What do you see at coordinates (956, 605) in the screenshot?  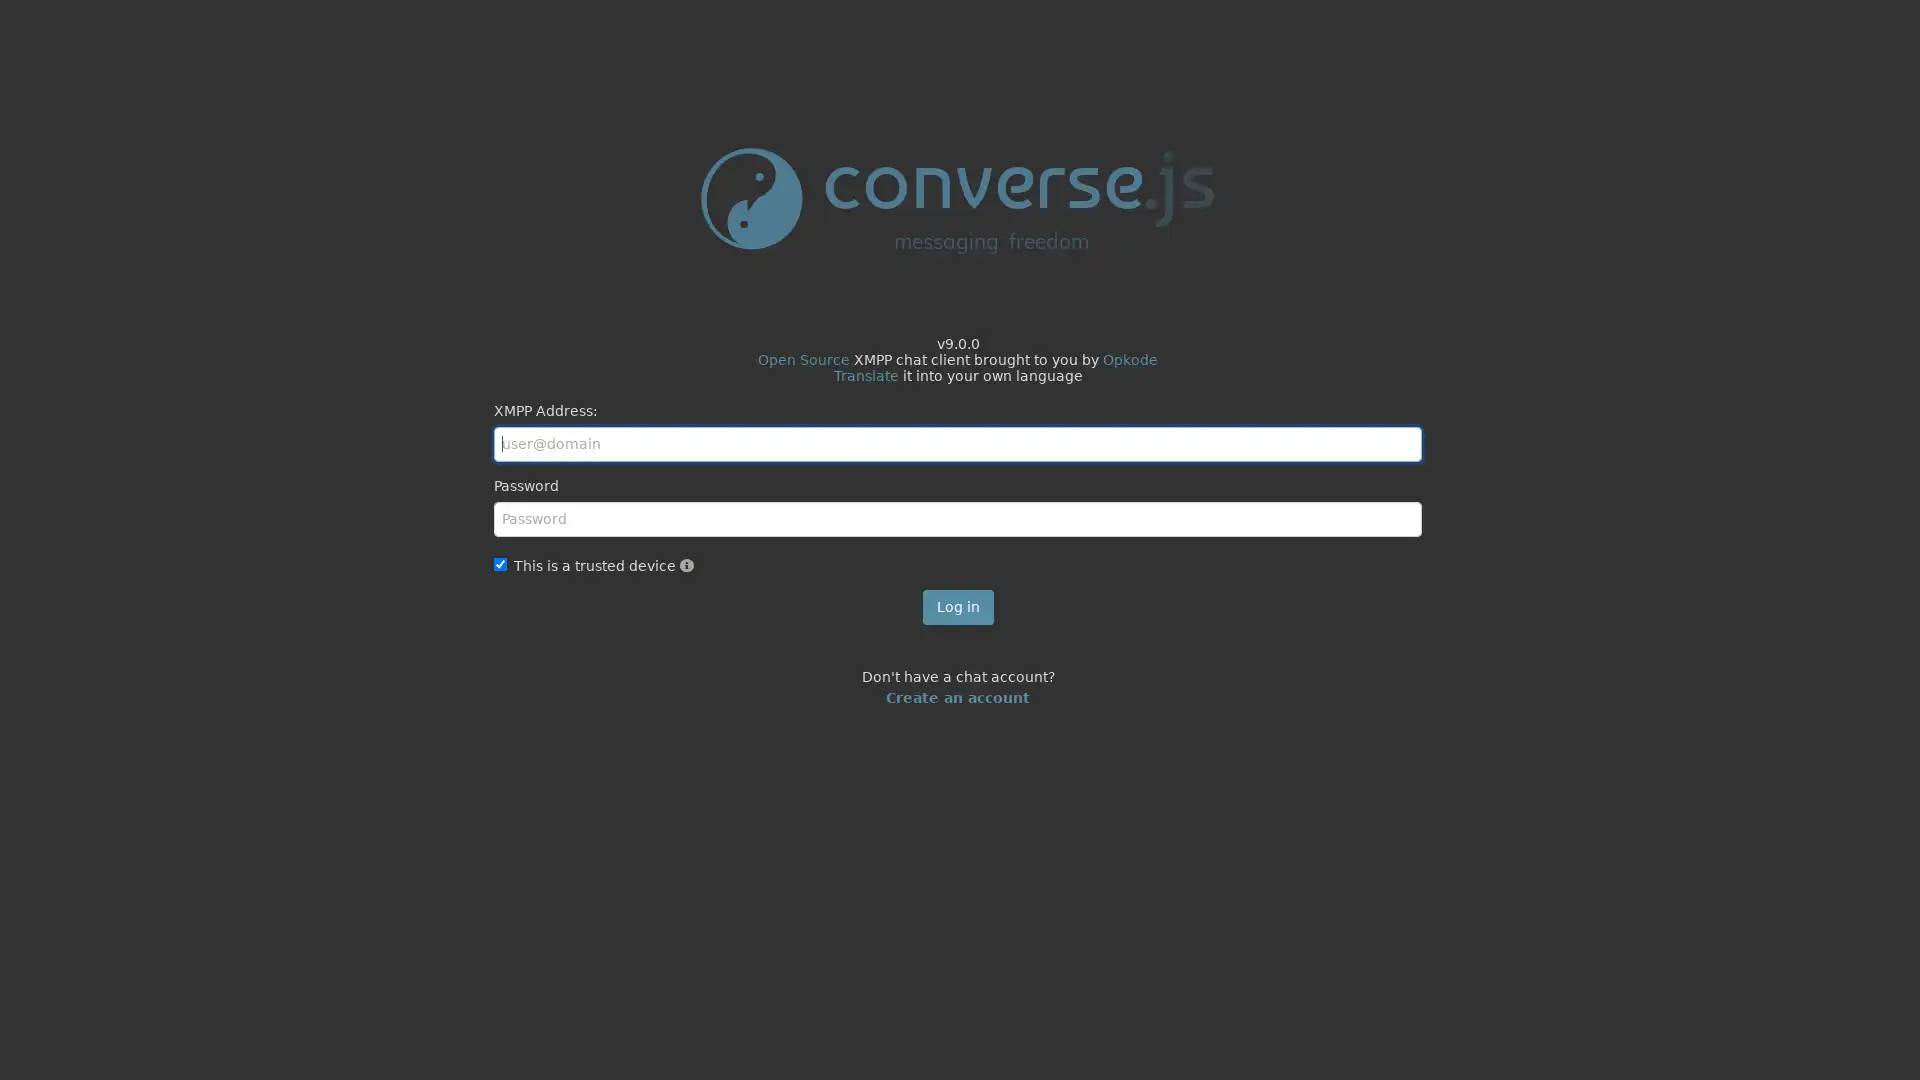 I see `Log in` at bounding box center [956, 605].